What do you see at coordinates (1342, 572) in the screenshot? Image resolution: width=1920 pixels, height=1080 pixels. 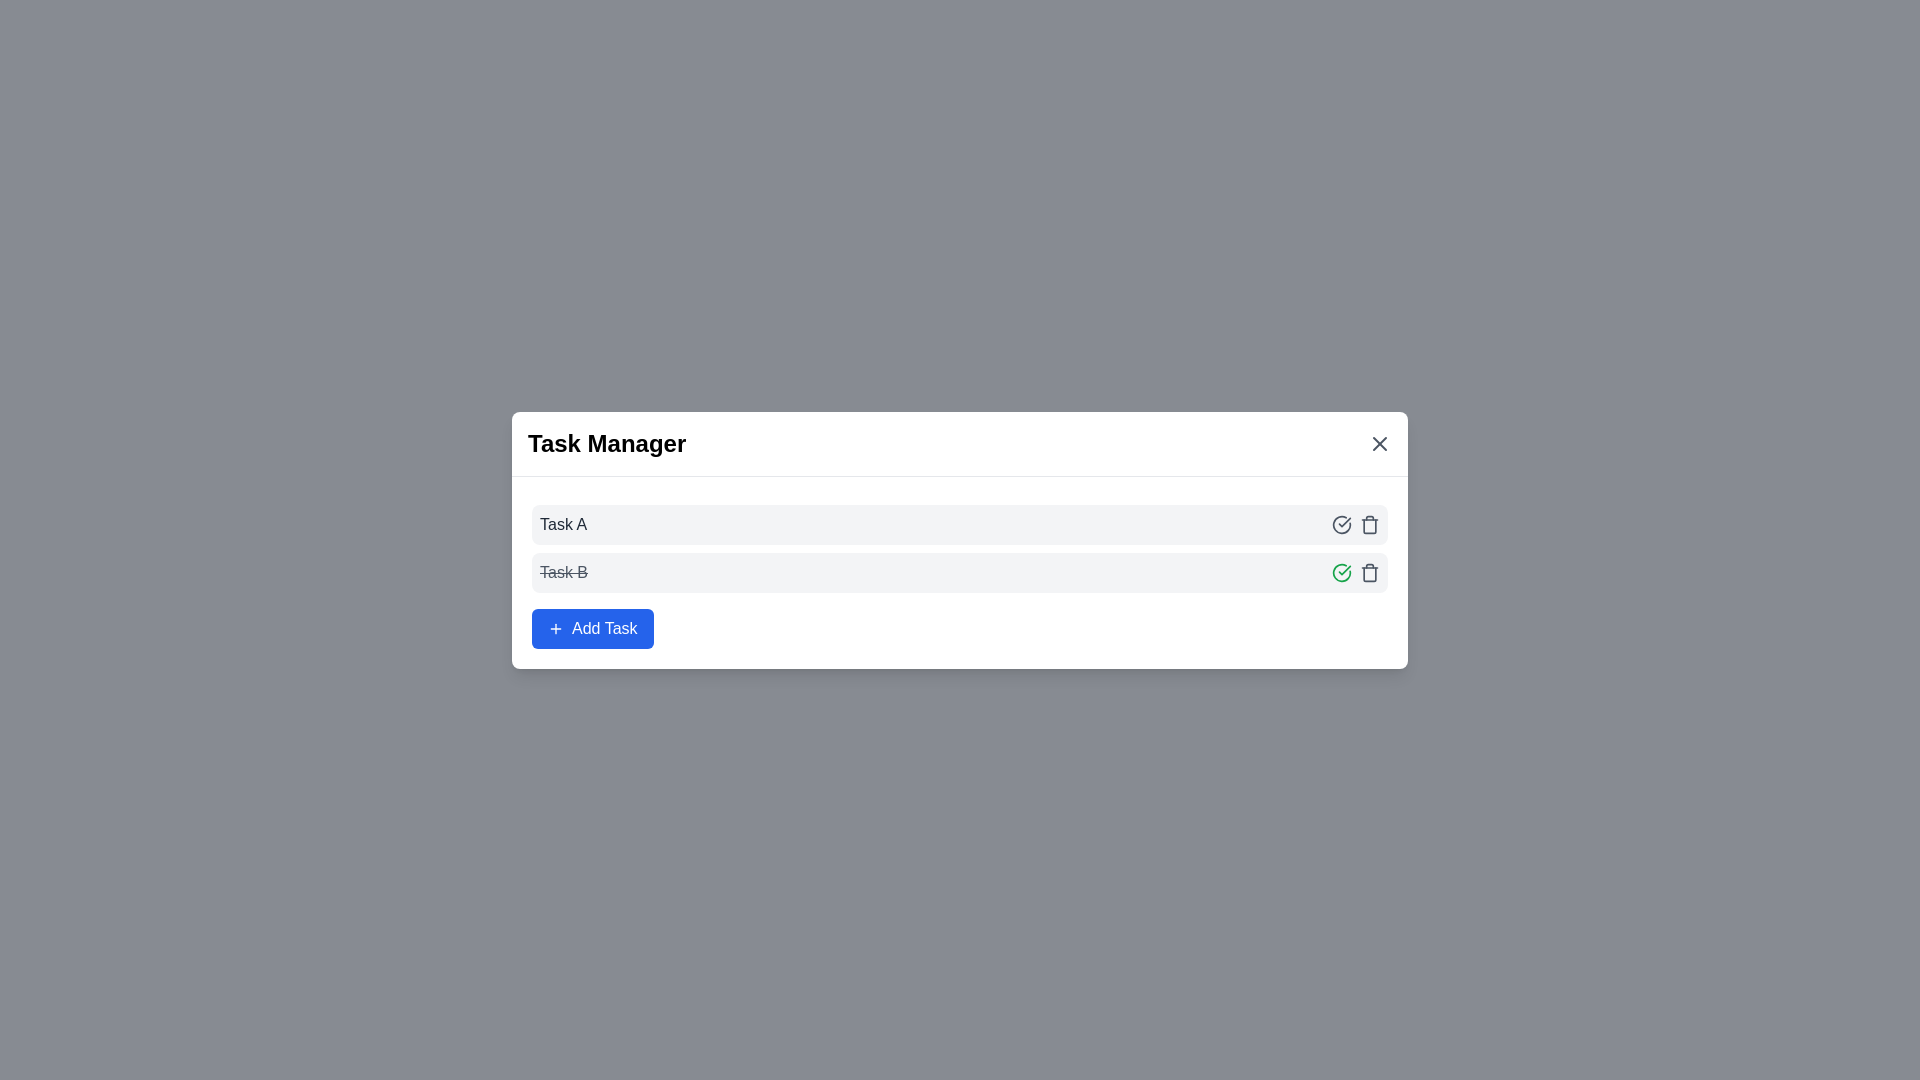 I see `the task completion marker icon button, which is the first icon in the set of two at the end of the second task row` at bounding box center [1342, 572].